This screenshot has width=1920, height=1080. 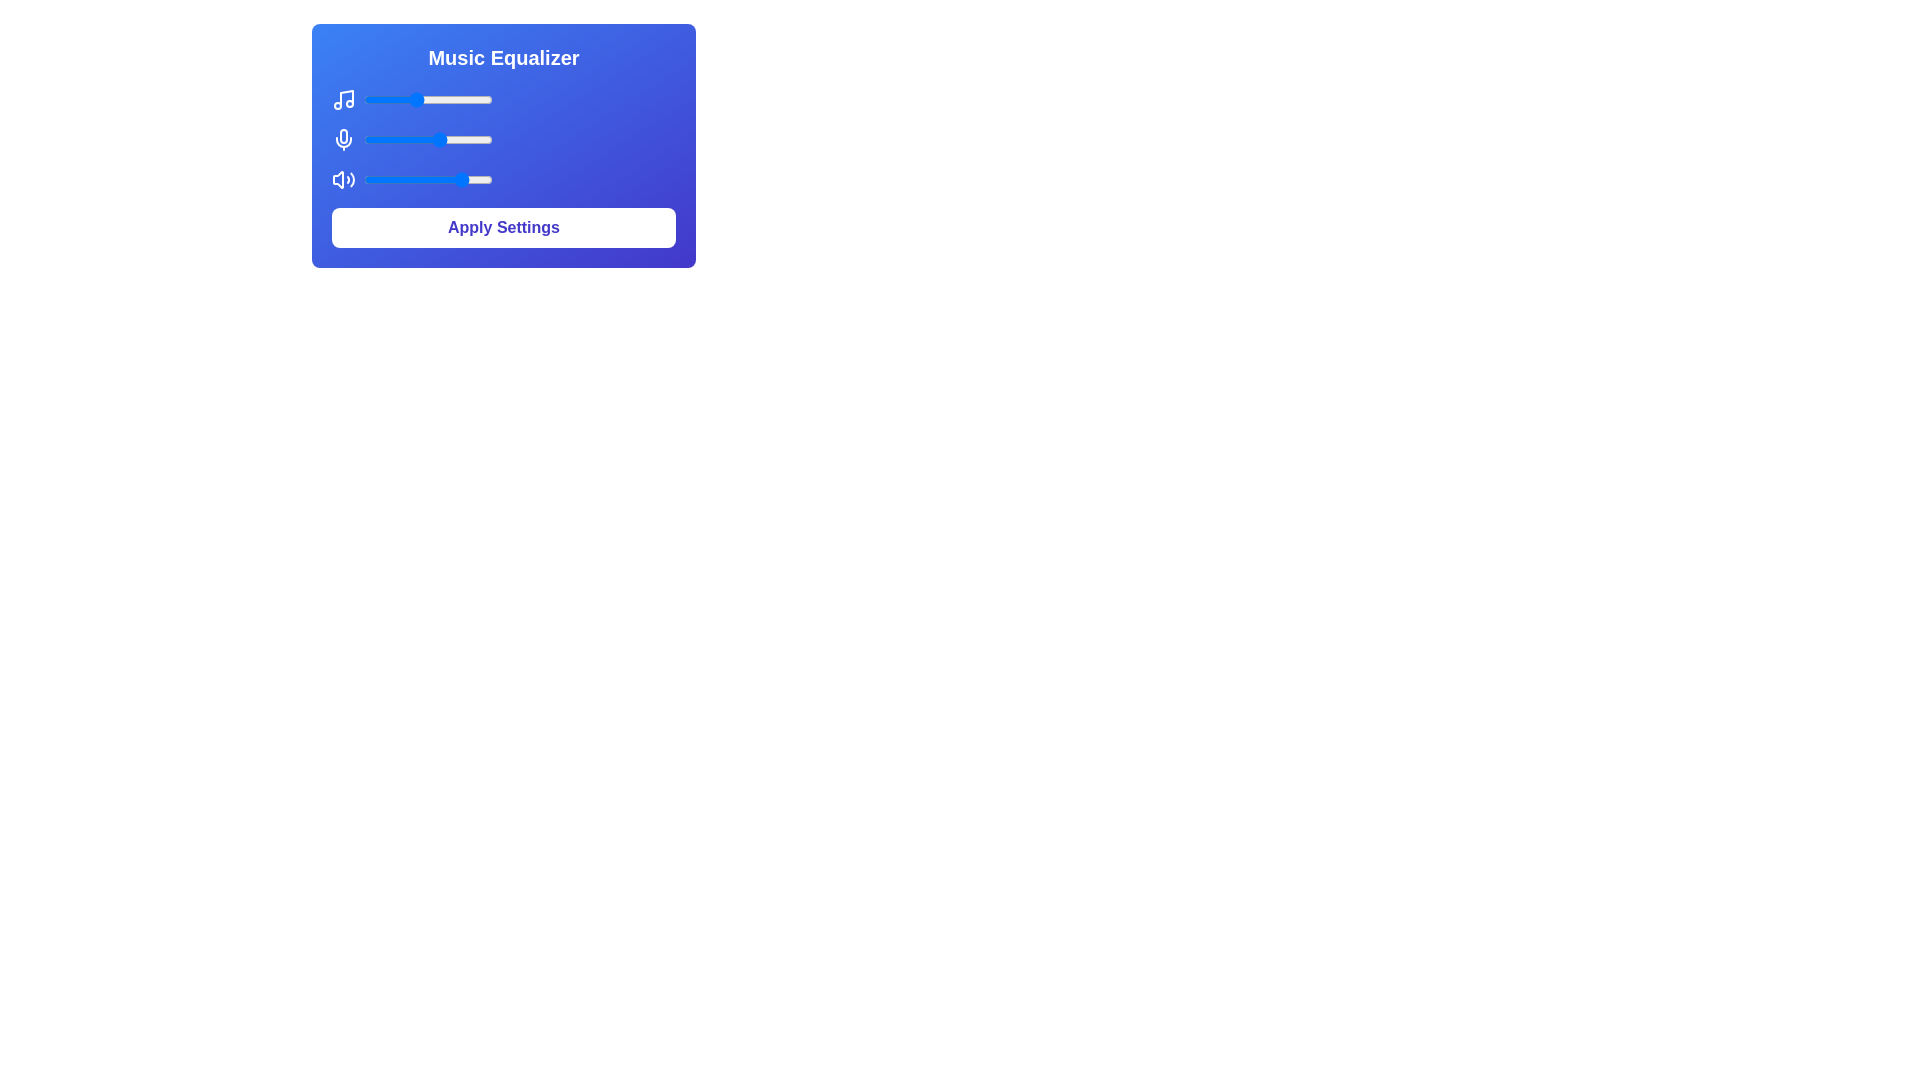 What do you see at coordinates (418, 180) in the screenshot?
I see `the volume` at bounding box center [418, 180].